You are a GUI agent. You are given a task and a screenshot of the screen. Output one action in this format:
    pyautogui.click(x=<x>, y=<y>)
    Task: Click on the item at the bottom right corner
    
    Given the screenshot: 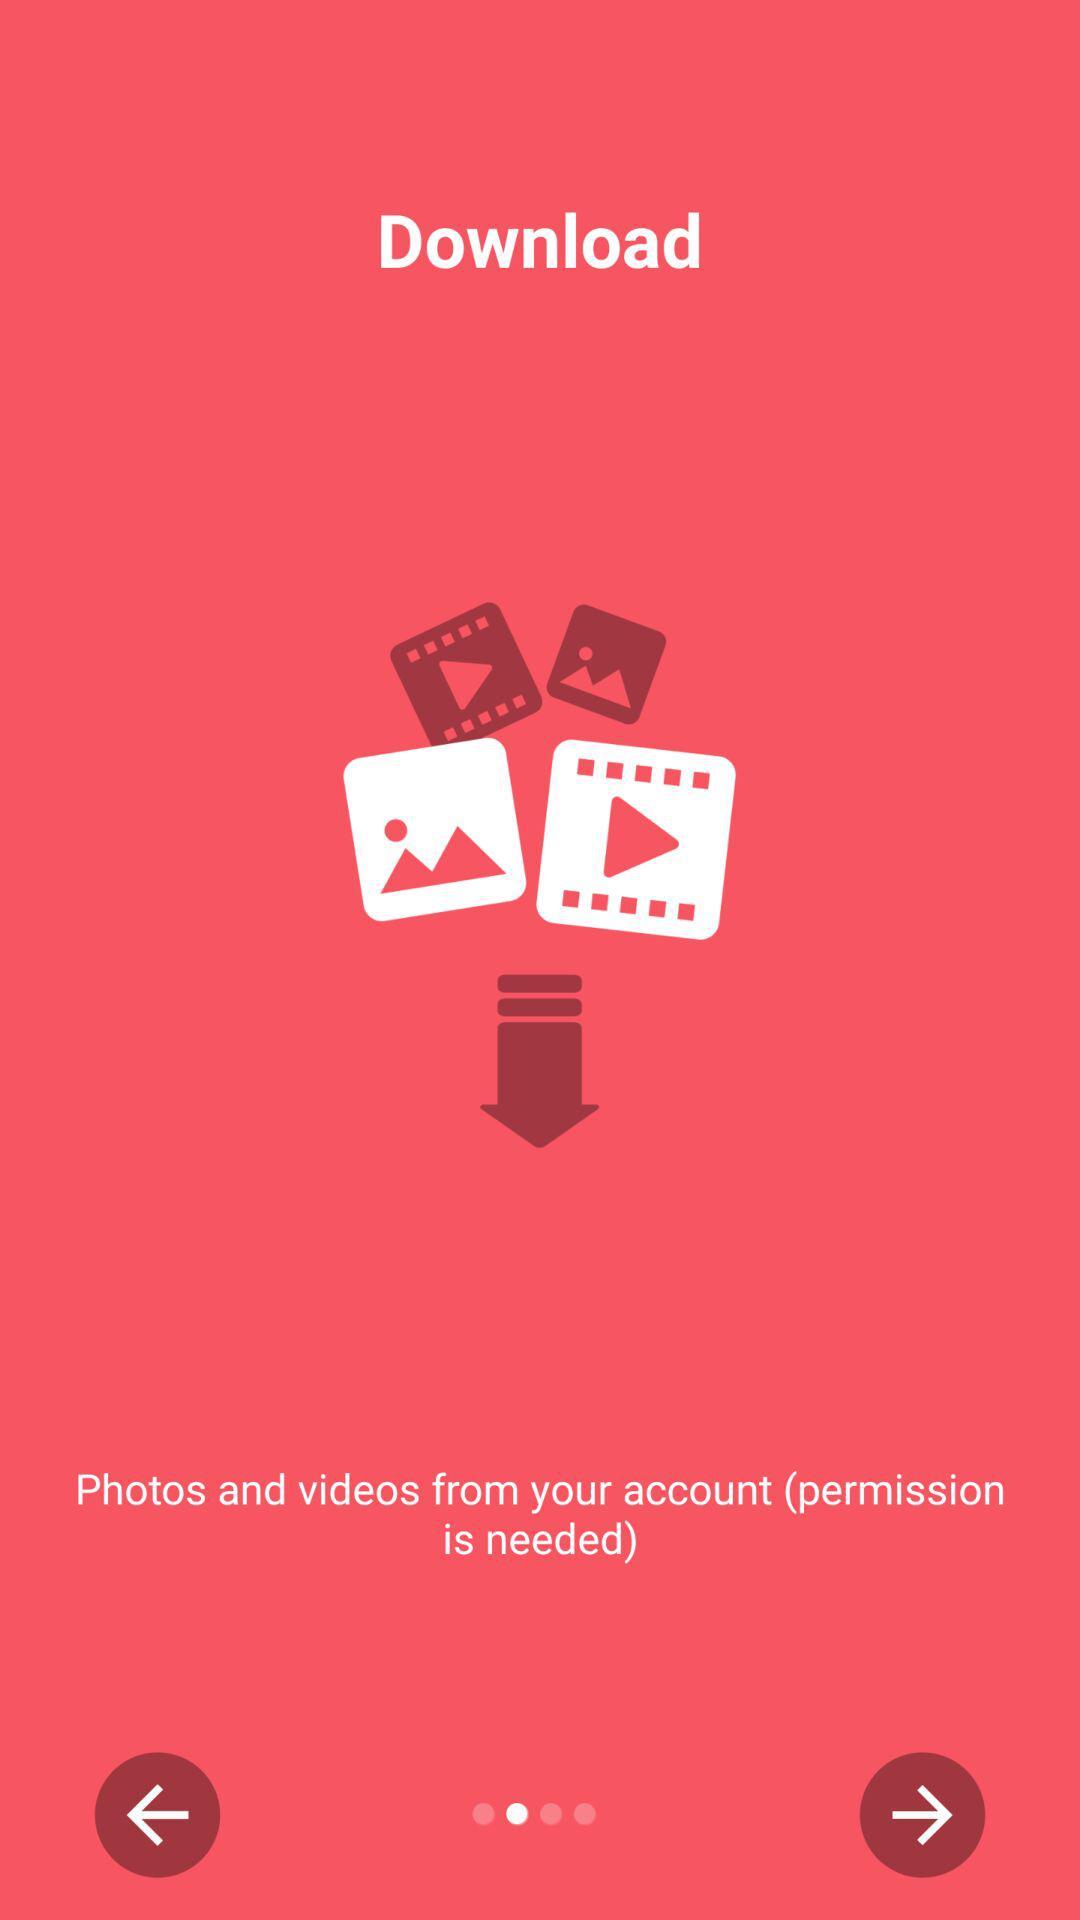 What is the action you would take?
    pyautogui.click(x=922, y=1814)
    